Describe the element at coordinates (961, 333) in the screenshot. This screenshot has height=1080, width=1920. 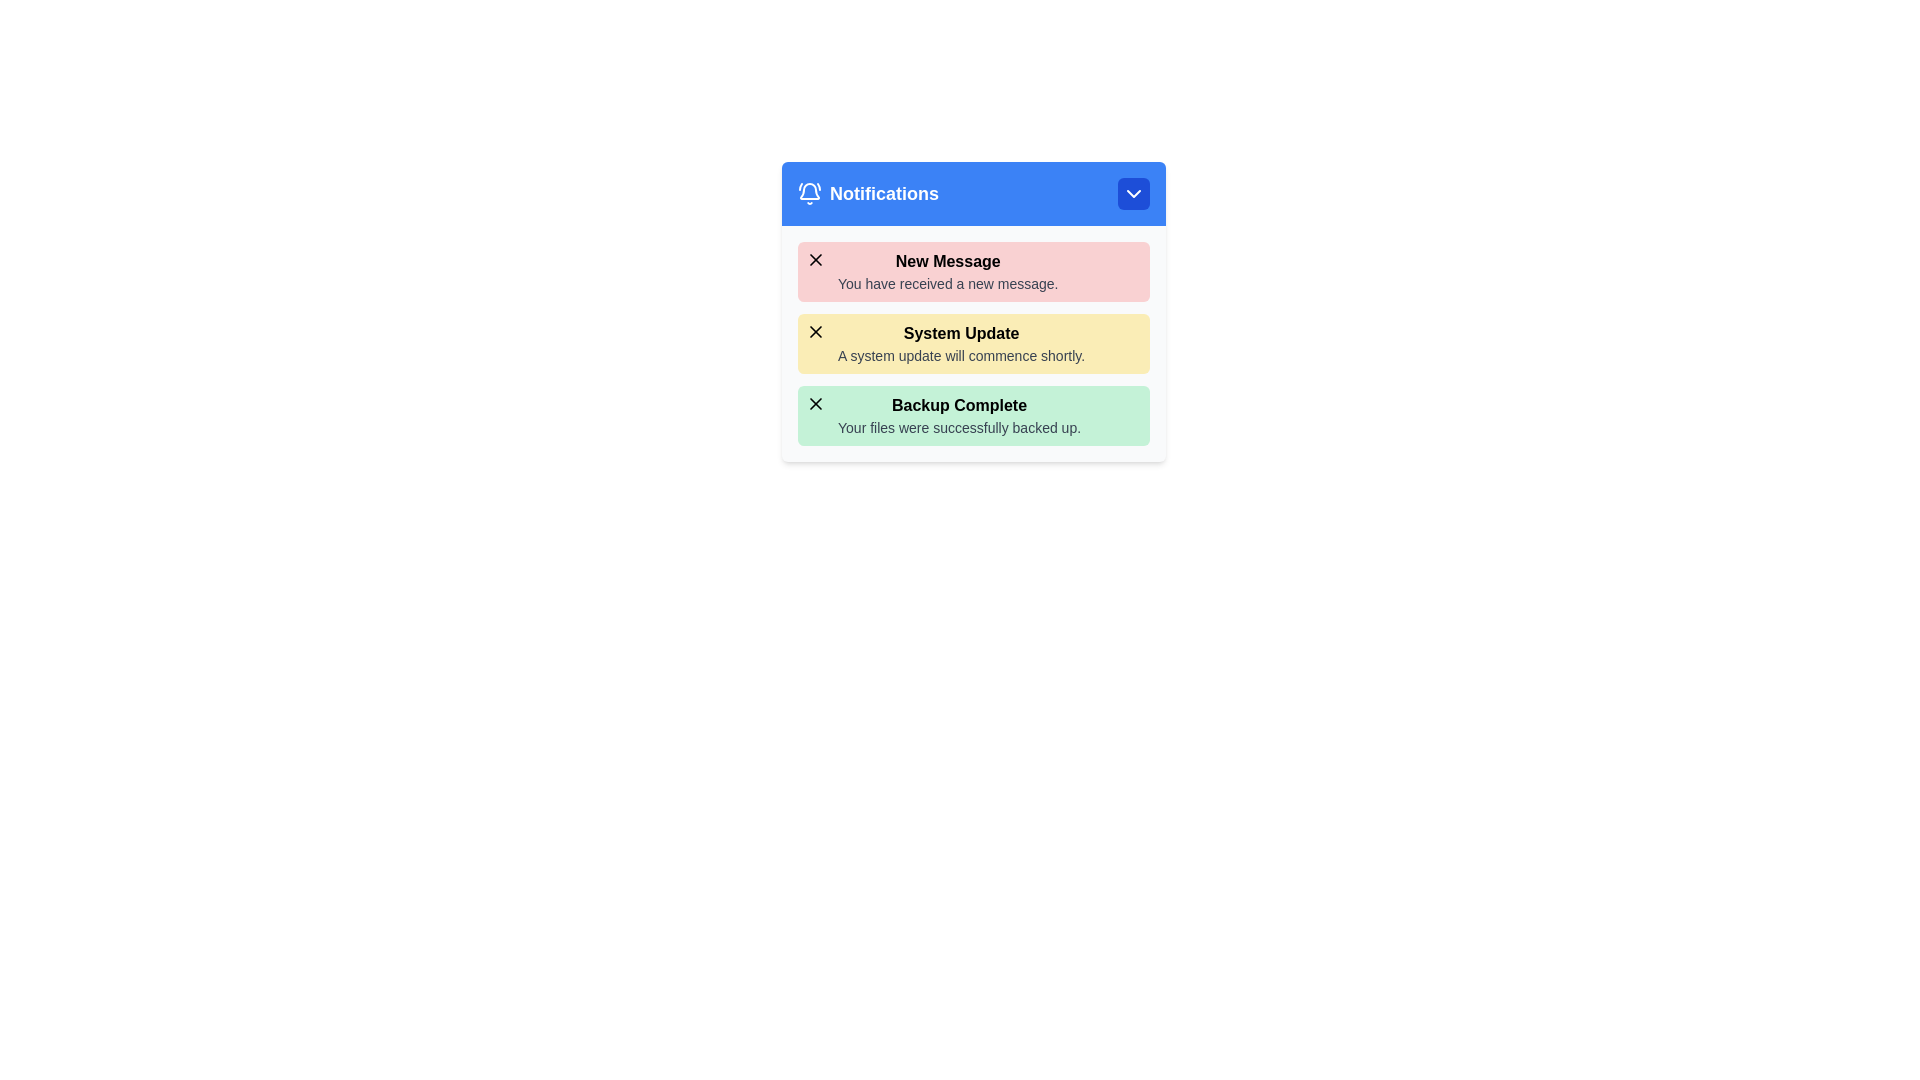
I see `the Text Label that serves as the title for the second notification indicating a system update, positioned between the 'New Message' and 'Backup Complete' cards` at that location.